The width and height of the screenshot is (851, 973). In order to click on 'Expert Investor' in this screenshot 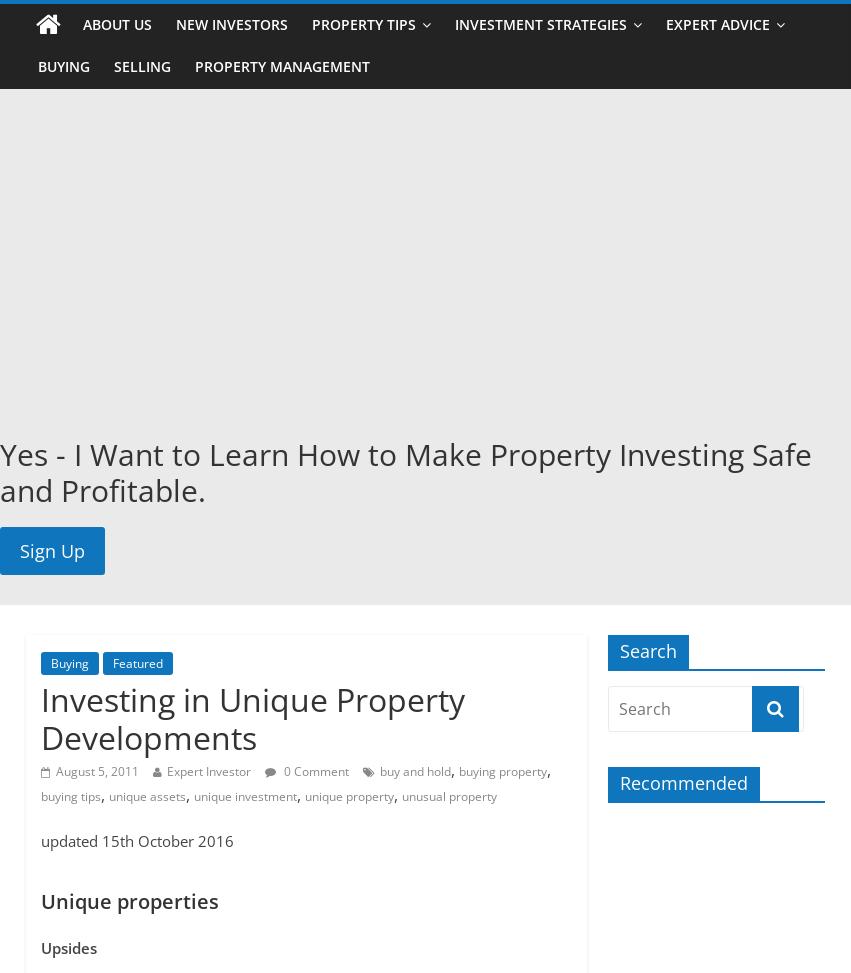, I will do `click(207, 769)`.